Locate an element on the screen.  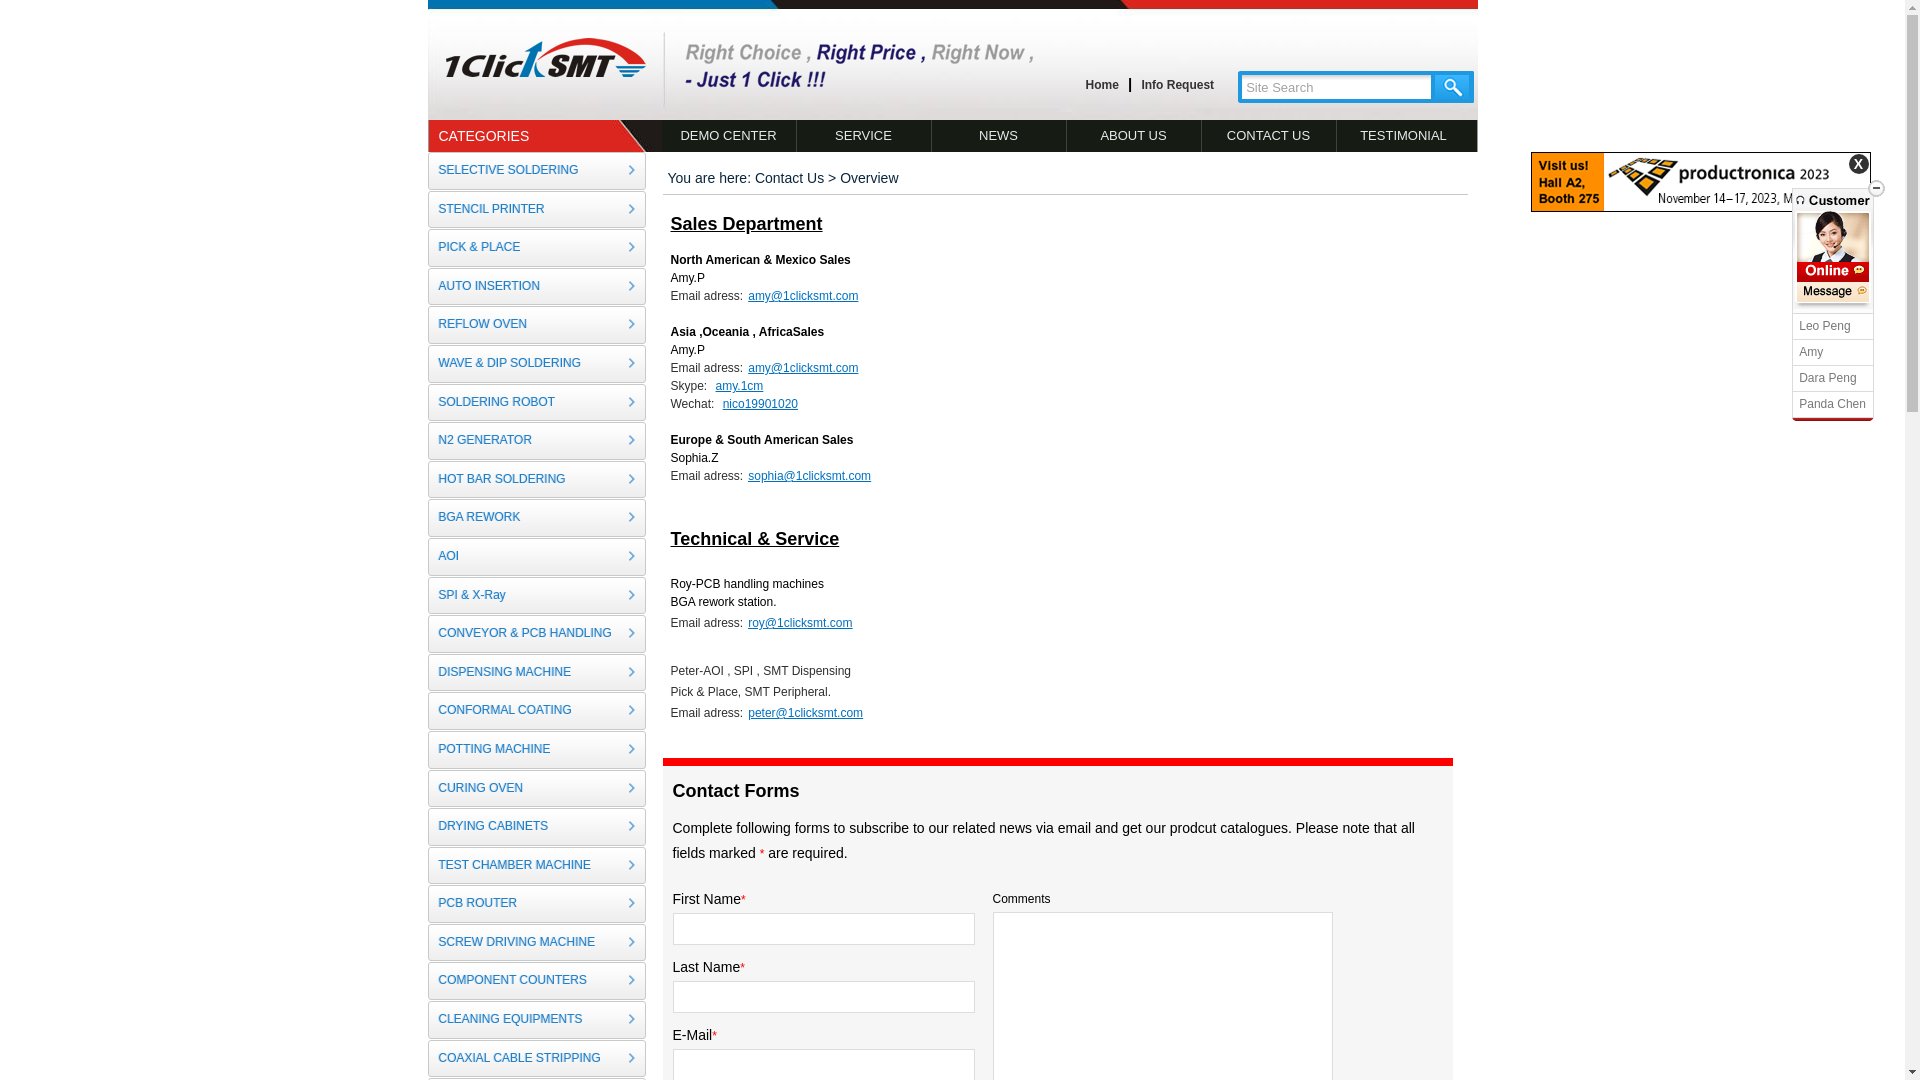
'SELECTIVE SOLDERING' is located at coordinates (537, 169).